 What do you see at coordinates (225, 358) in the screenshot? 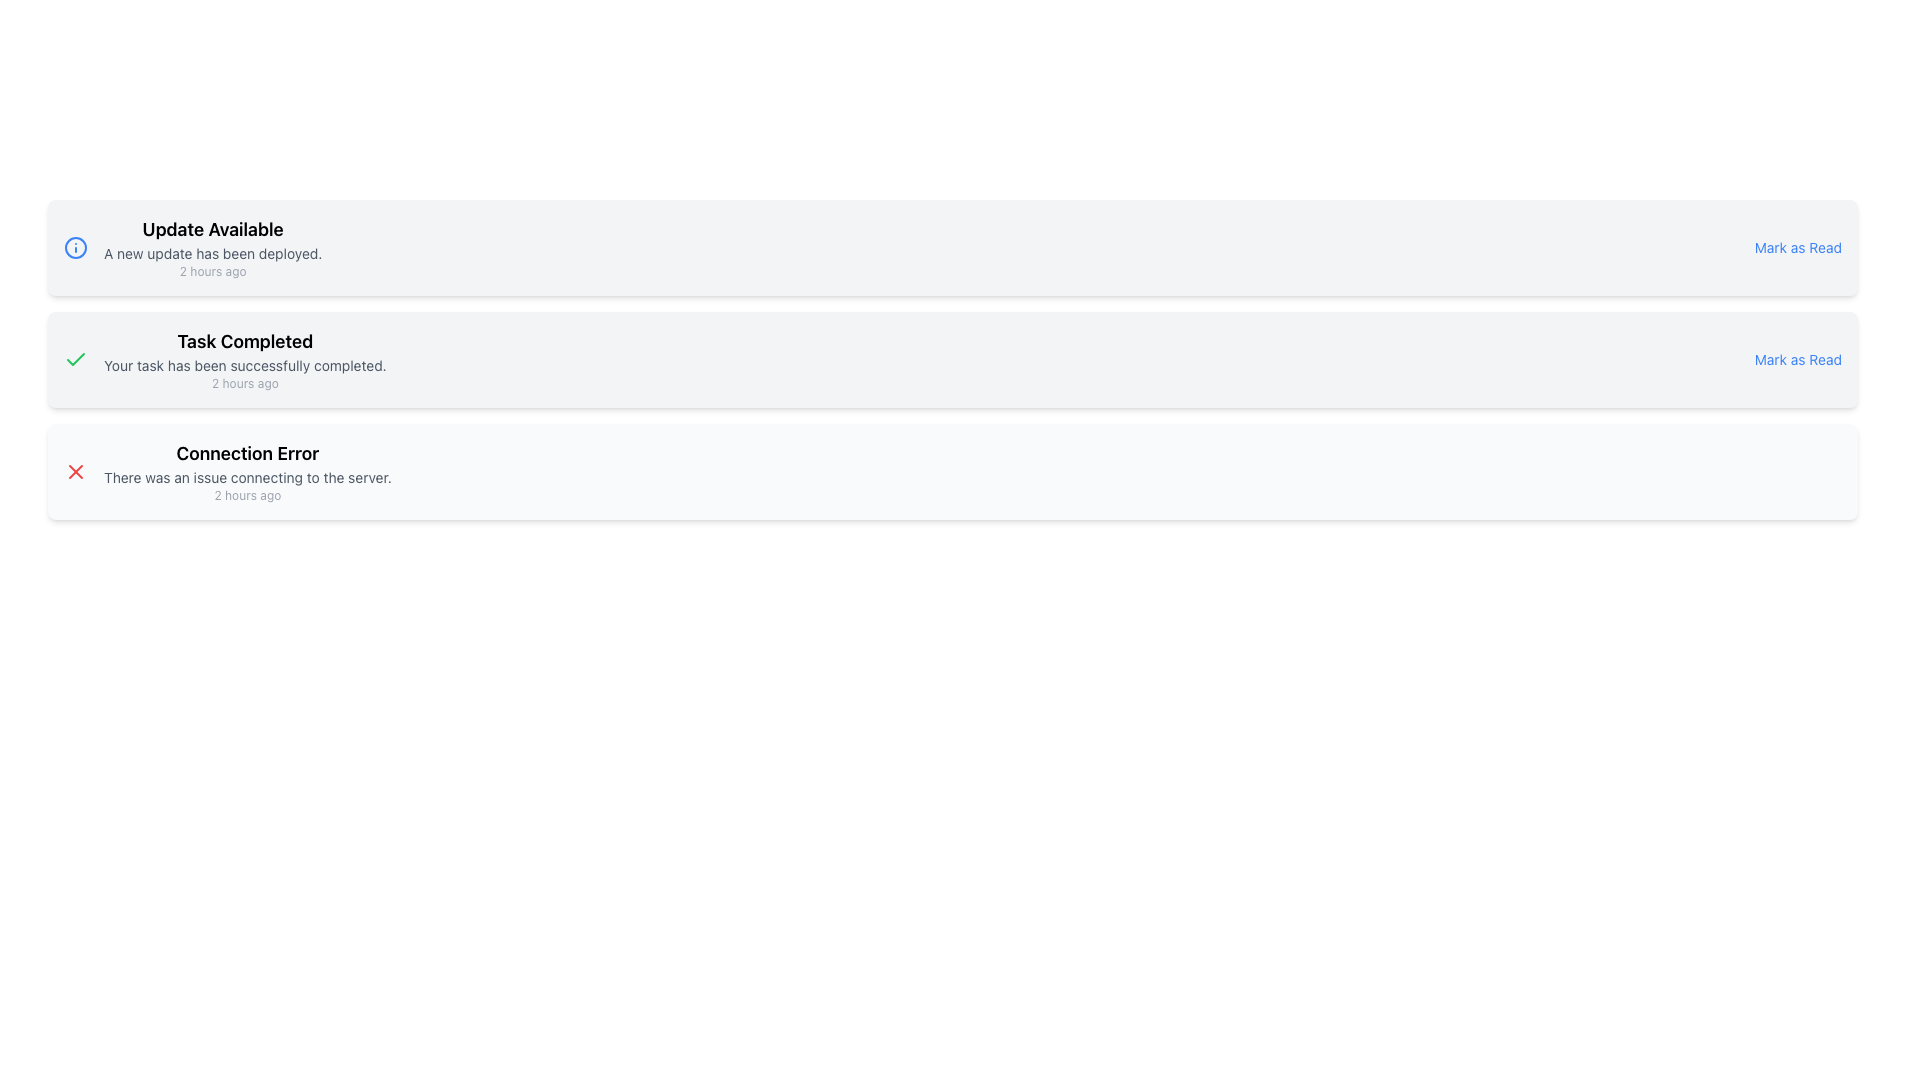
I see `the 'Task Completed' notification element to copy or select the text, which includes the title, description, and timestamp` at bounding box center [225, 358].